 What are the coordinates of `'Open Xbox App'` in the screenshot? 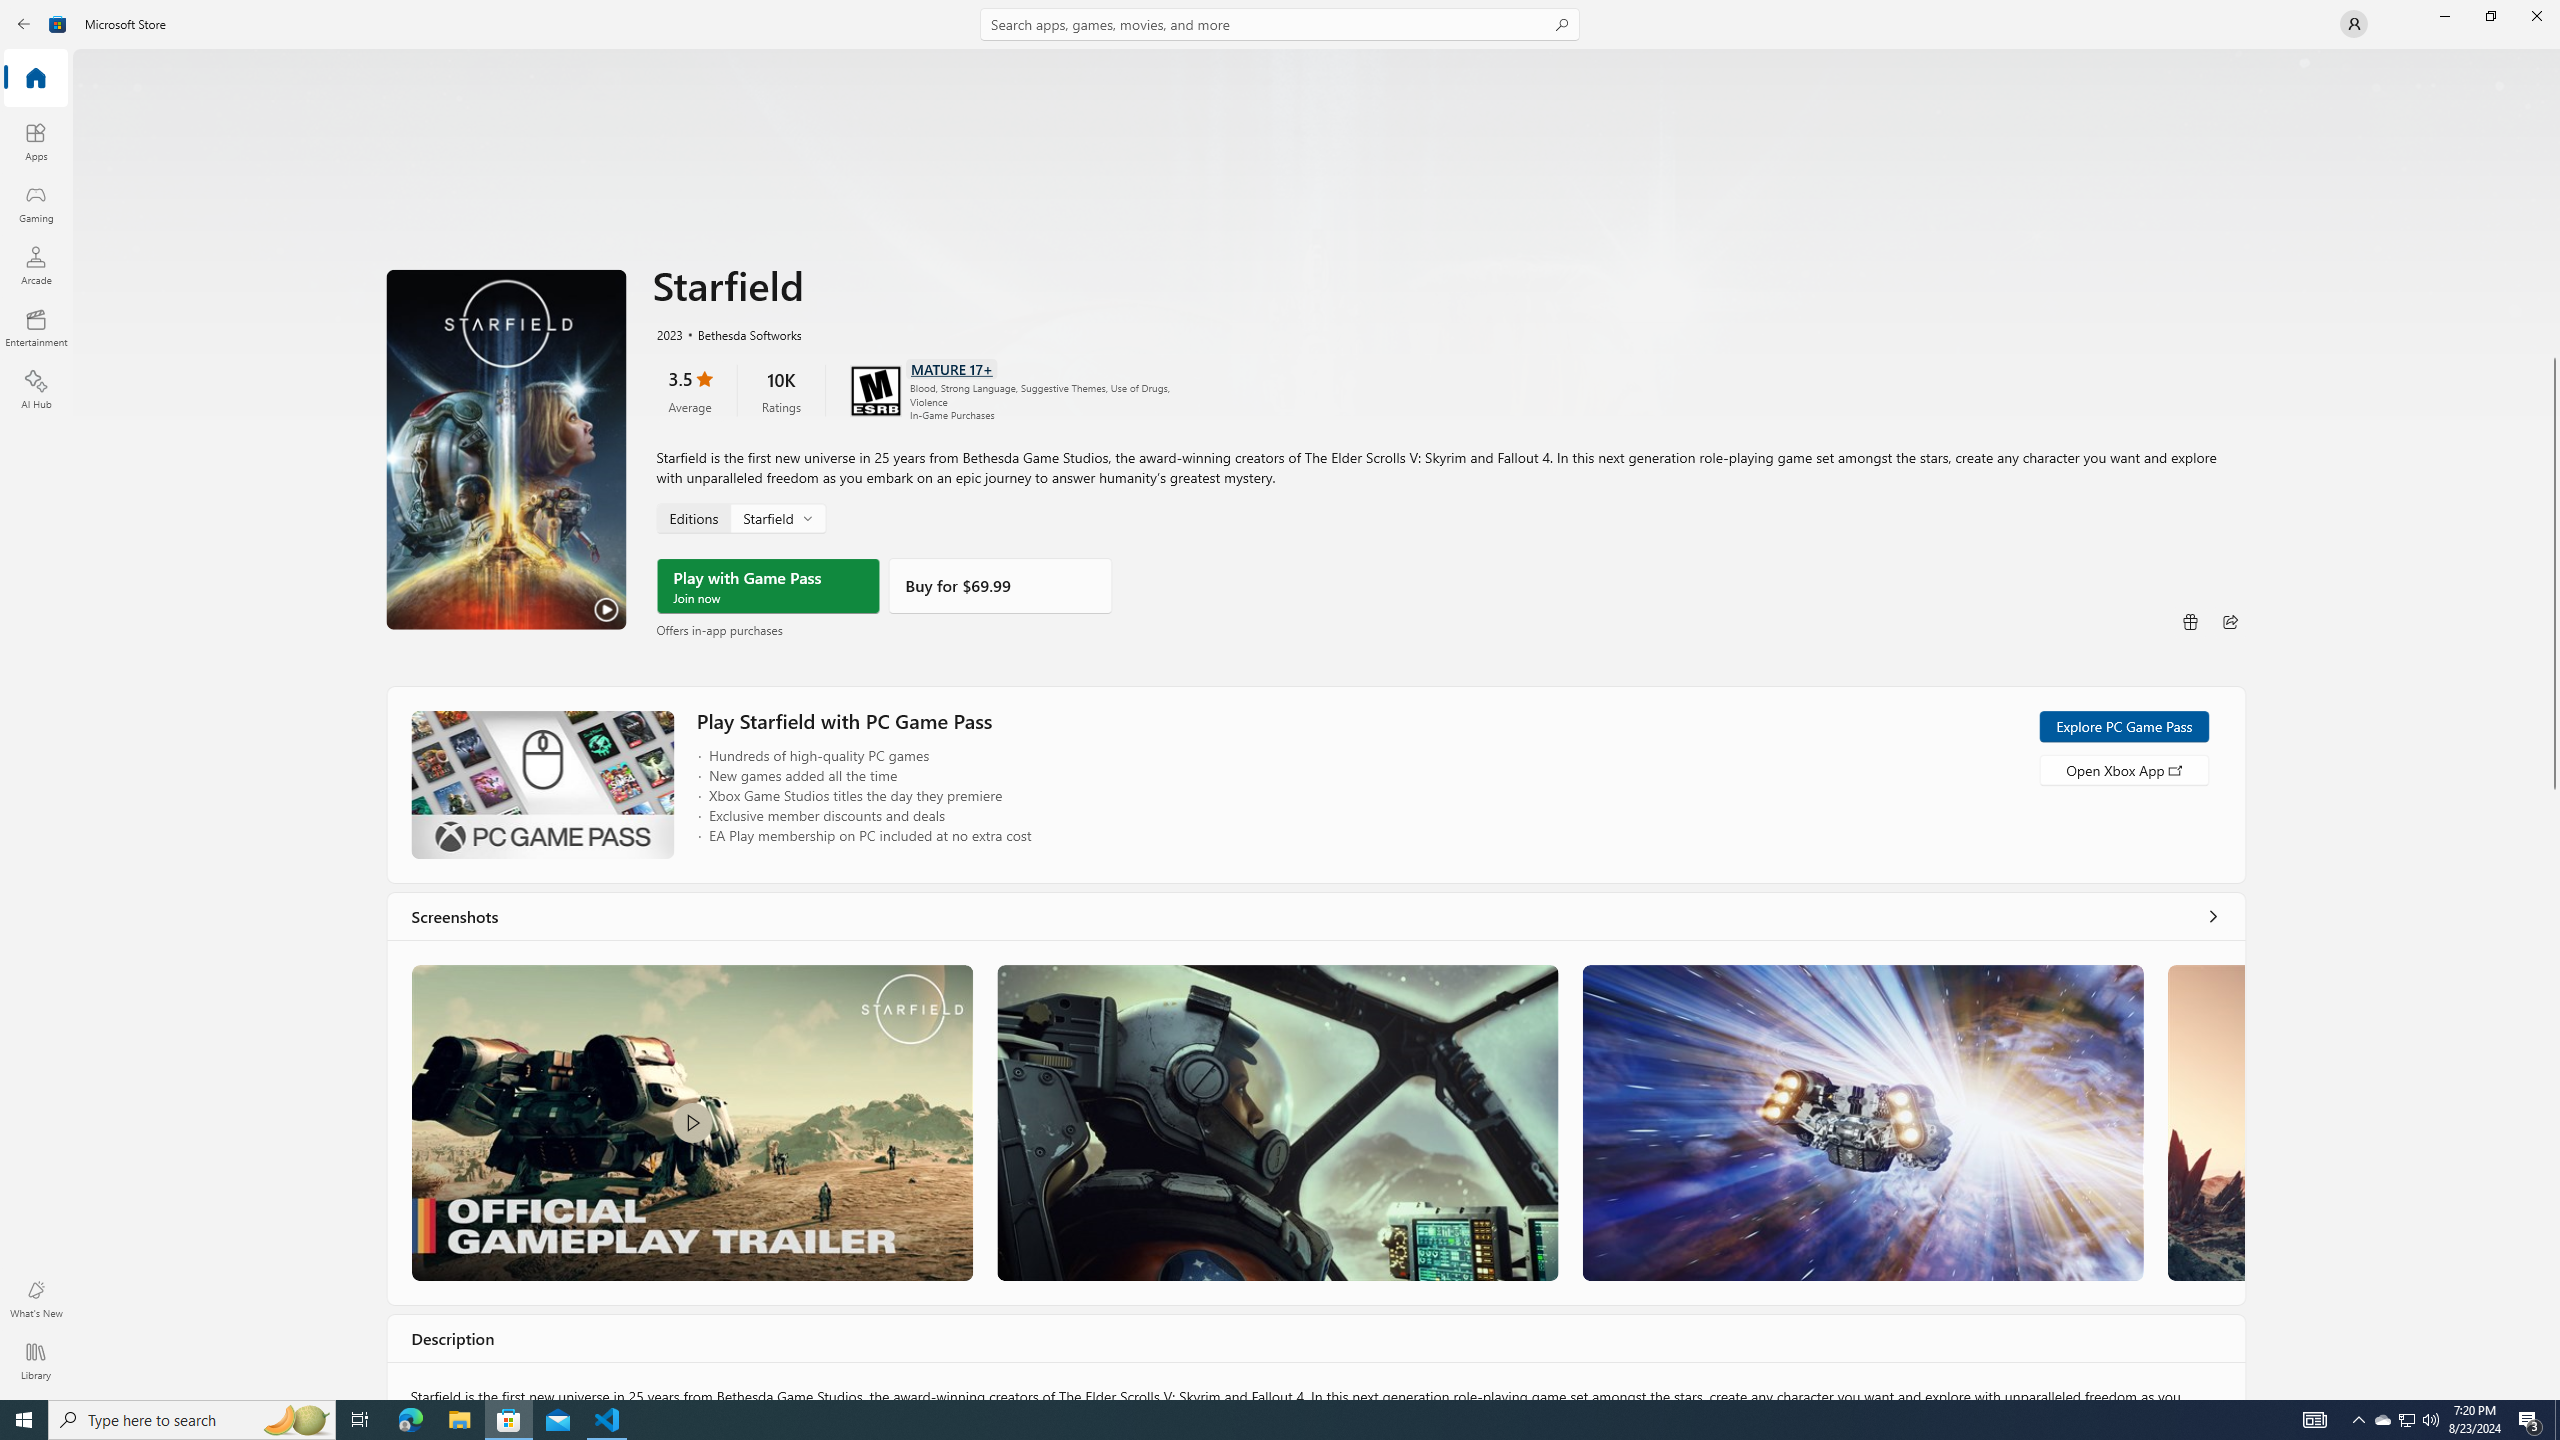 It's located at (2123, 769).